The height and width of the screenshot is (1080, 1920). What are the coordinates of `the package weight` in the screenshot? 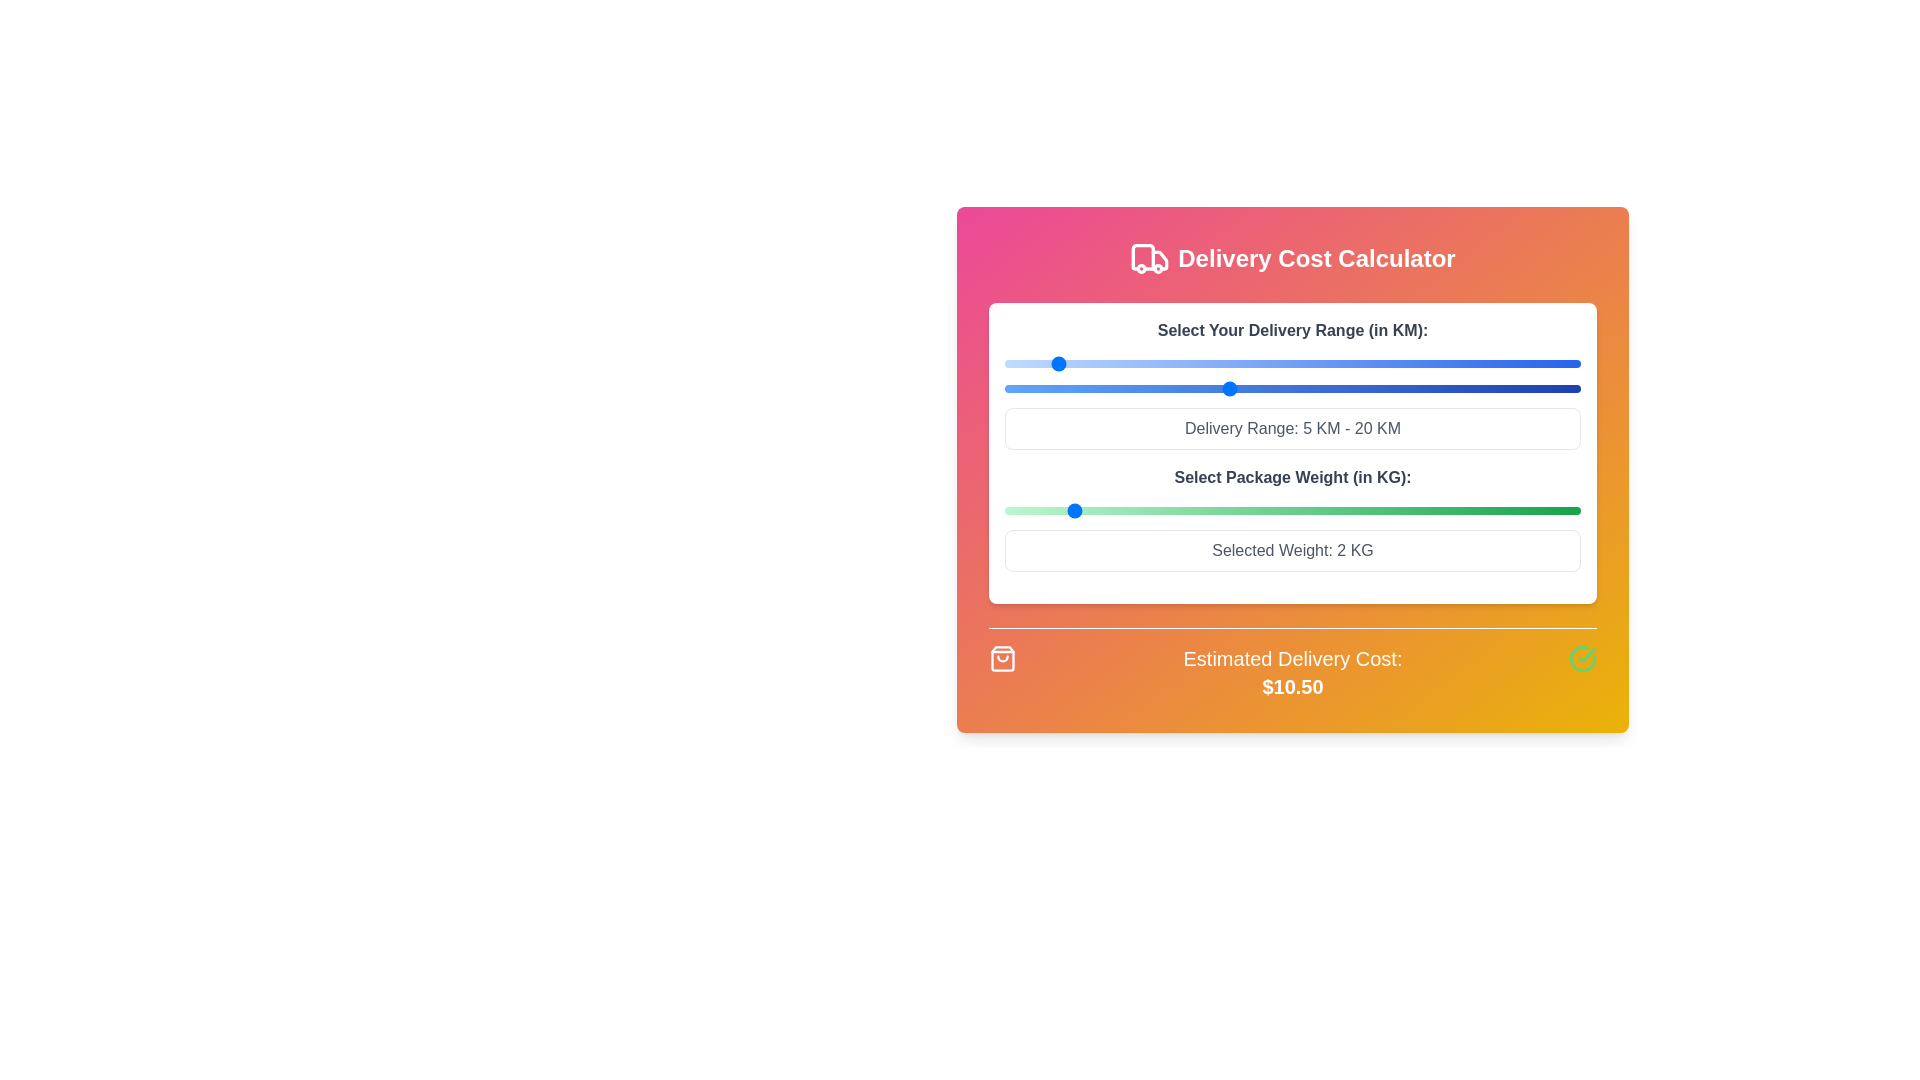 It's located at (1260, 509).